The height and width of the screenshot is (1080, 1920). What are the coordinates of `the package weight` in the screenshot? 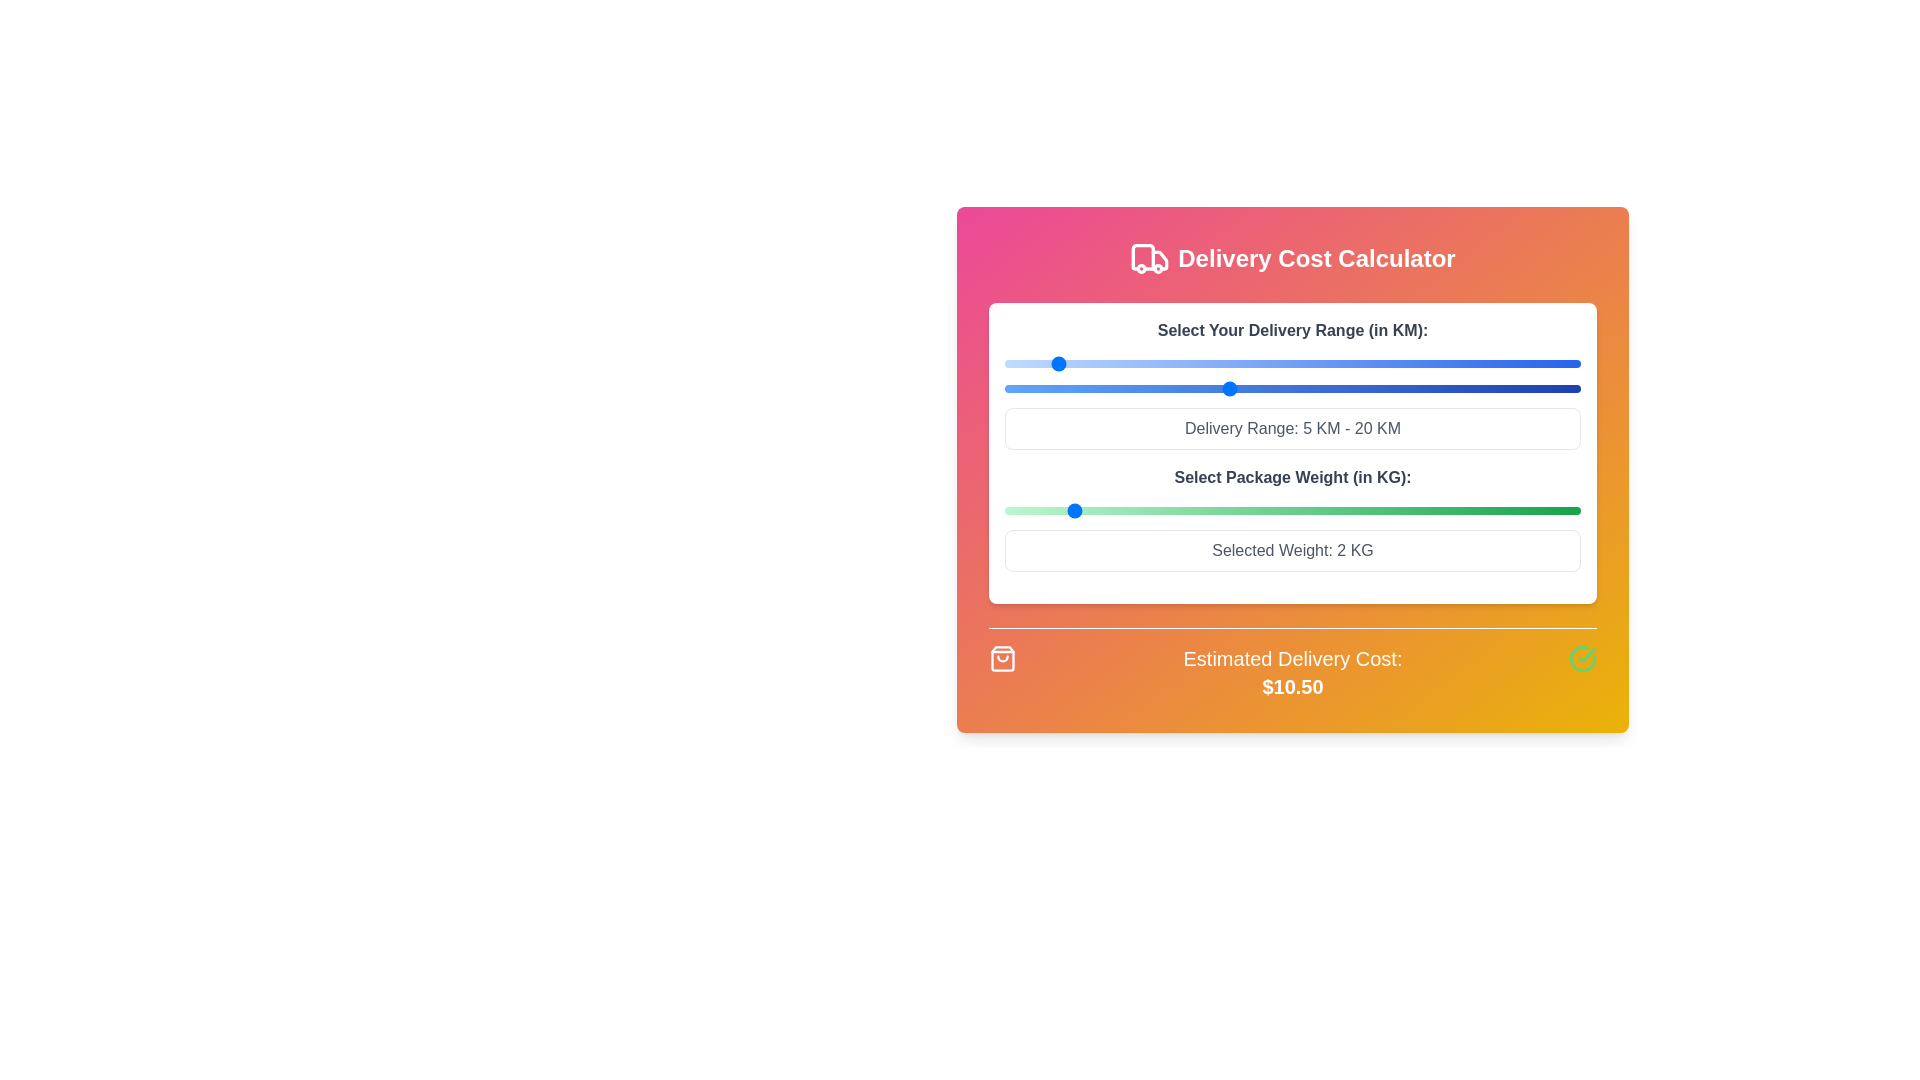 It's located at (1260, 509).